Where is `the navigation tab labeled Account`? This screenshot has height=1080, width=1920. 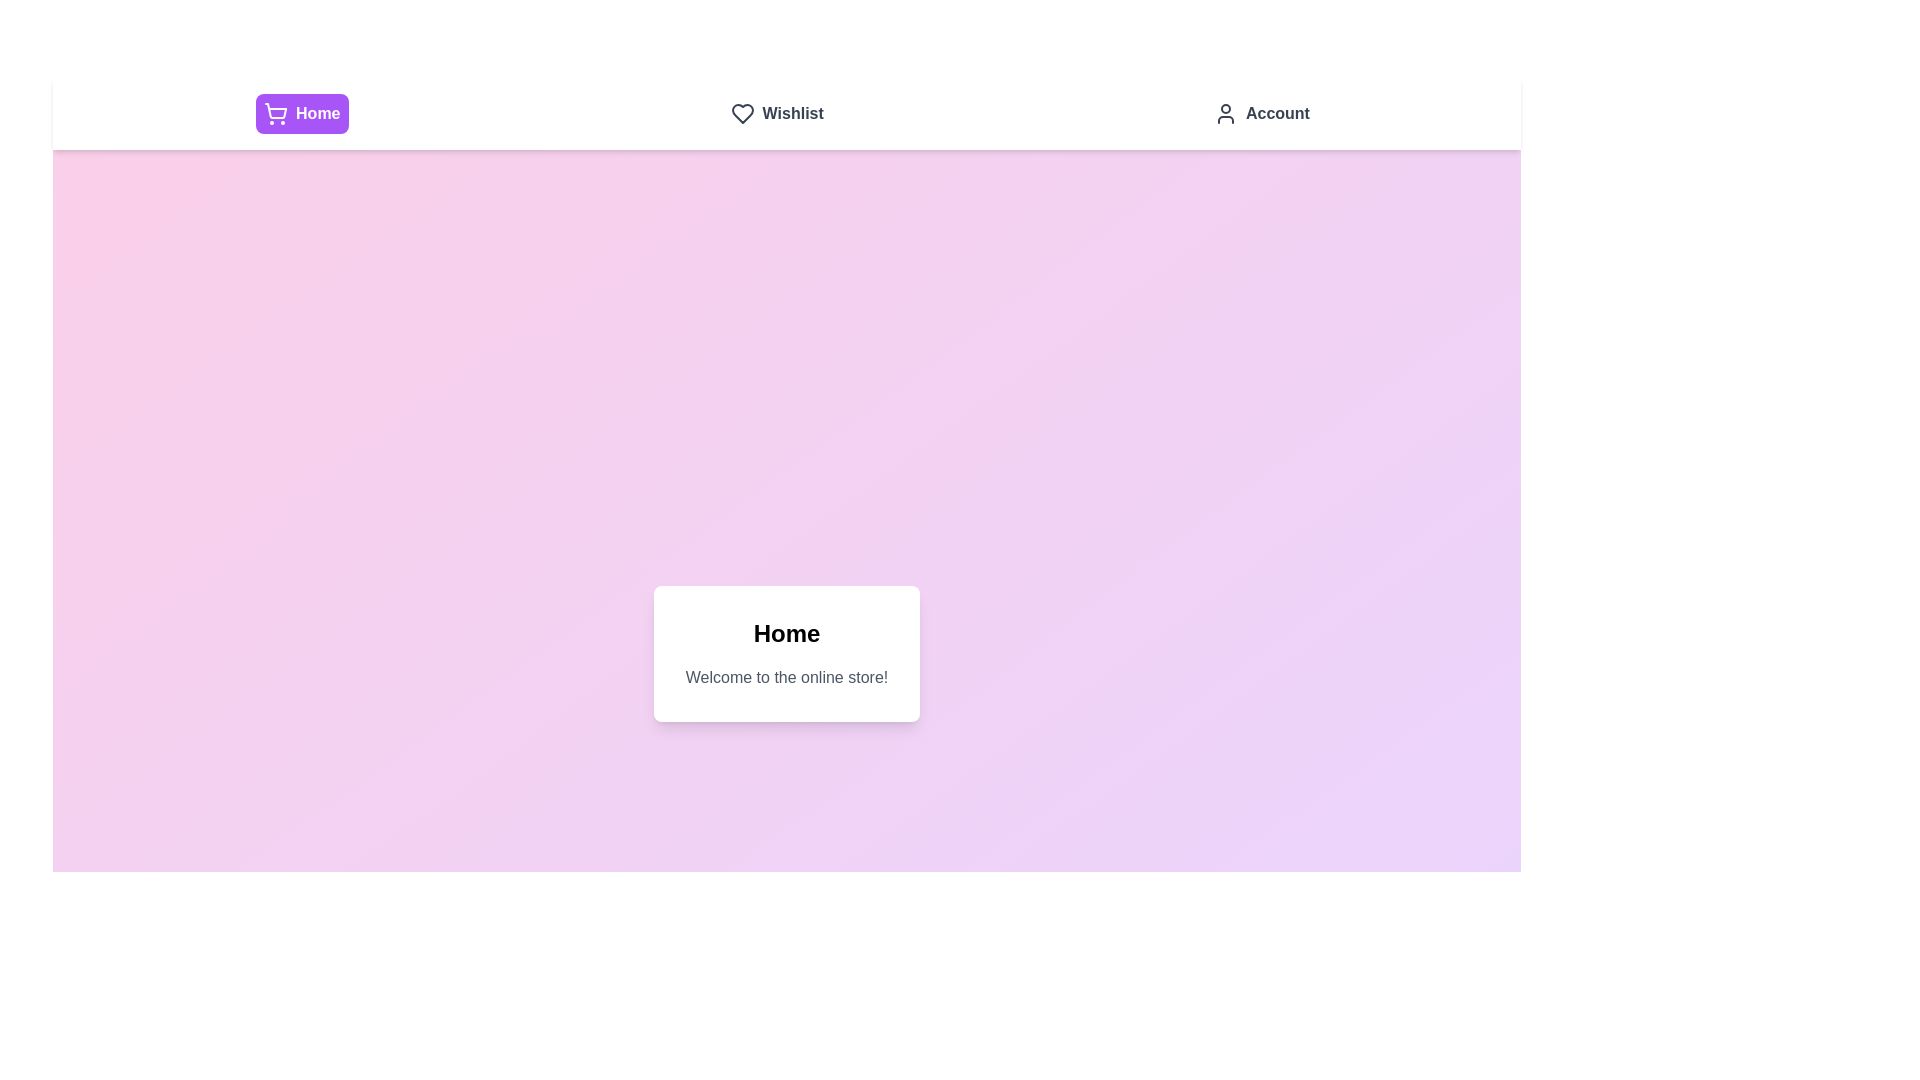
the navigation tab labeled Account is located at coordinates (1260, 114).